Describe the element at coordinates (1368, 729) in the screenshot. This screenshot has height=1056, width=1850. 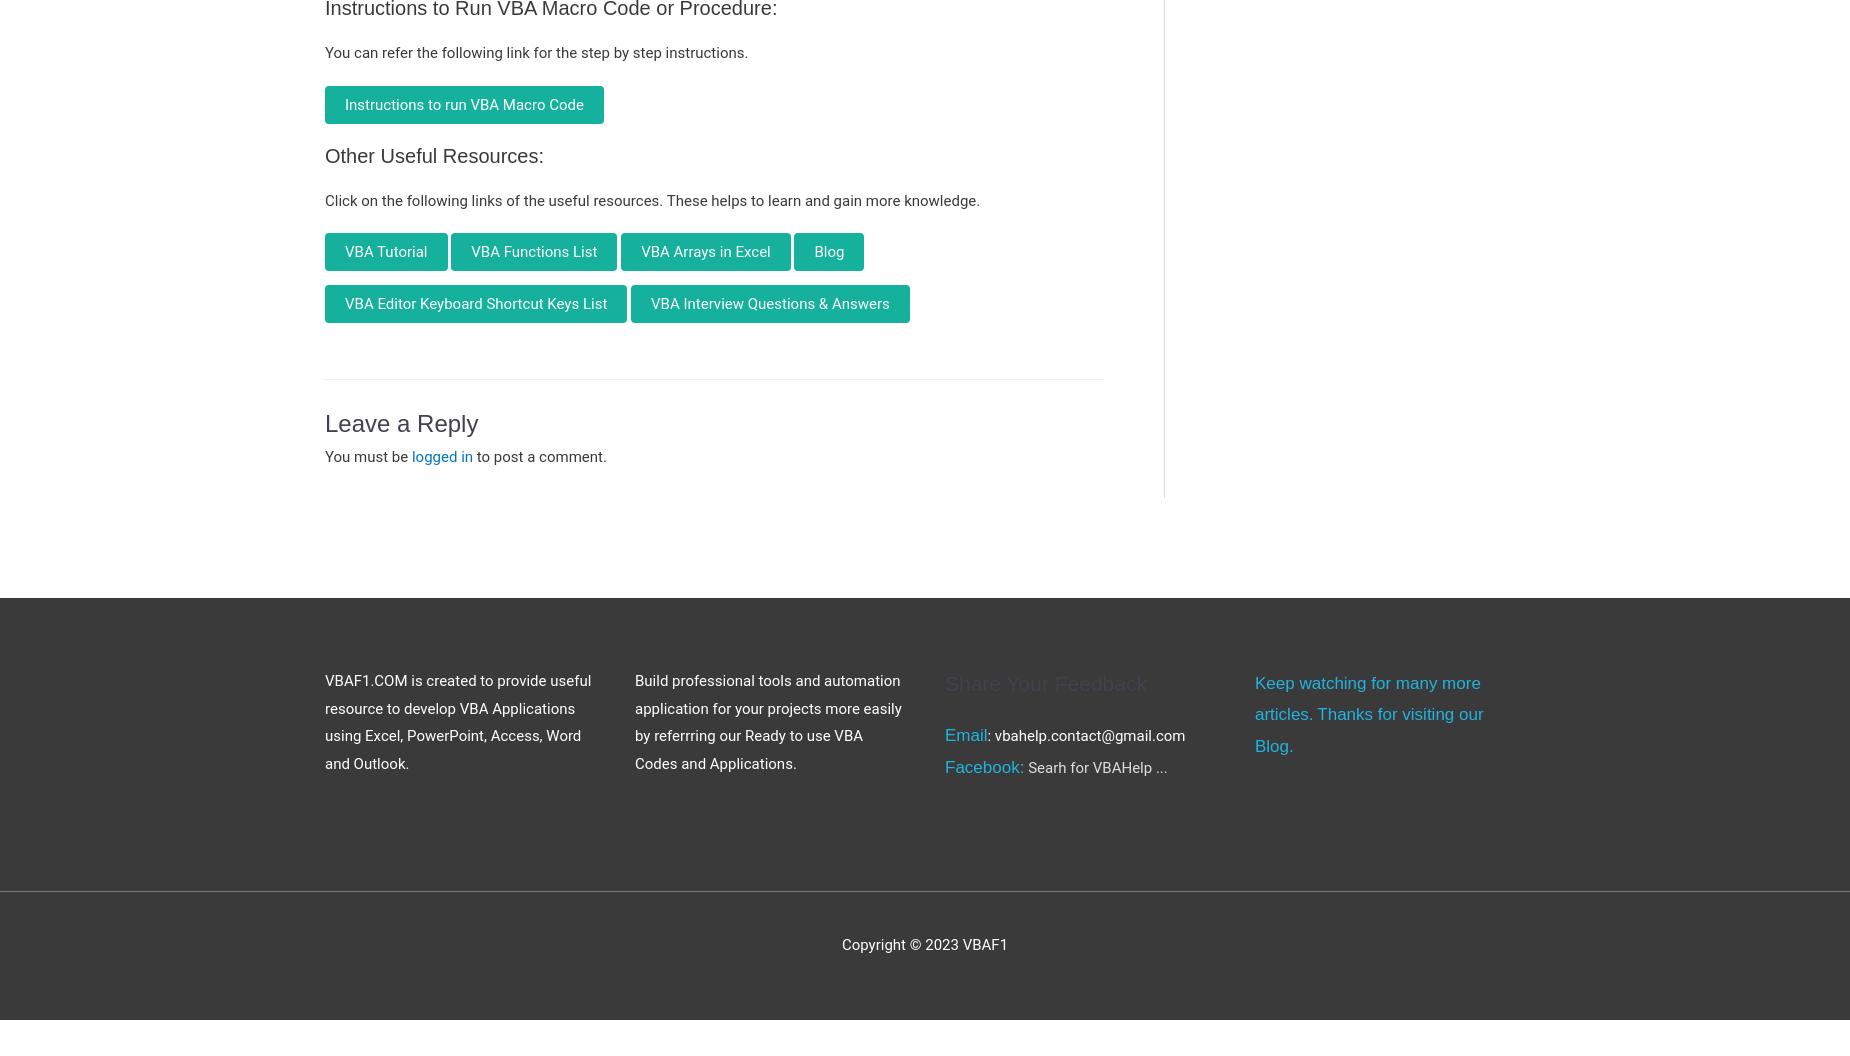
I see `'Thanks for visiting our Blog.'` at that location.